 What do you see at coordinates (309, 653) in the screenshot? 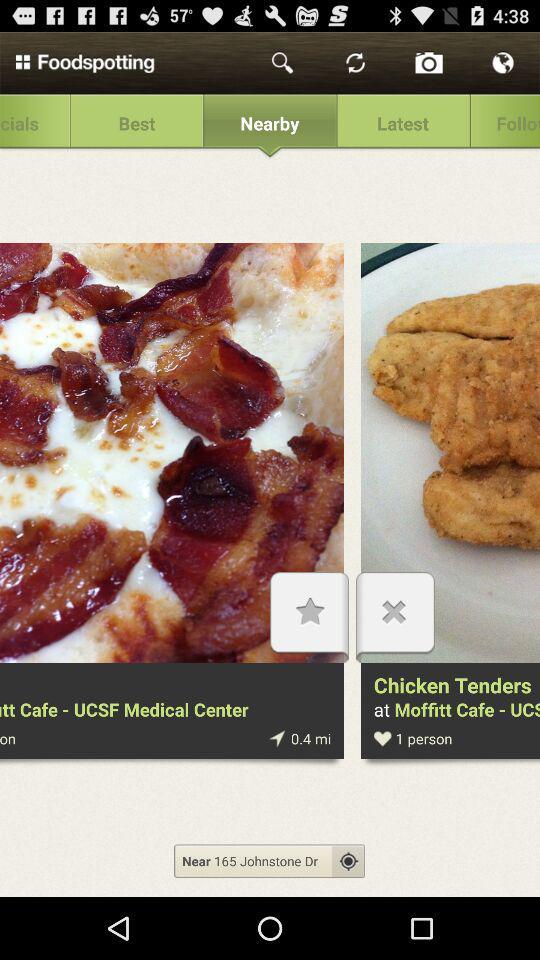
I see `the star icon` at bounding box center [309, 653].